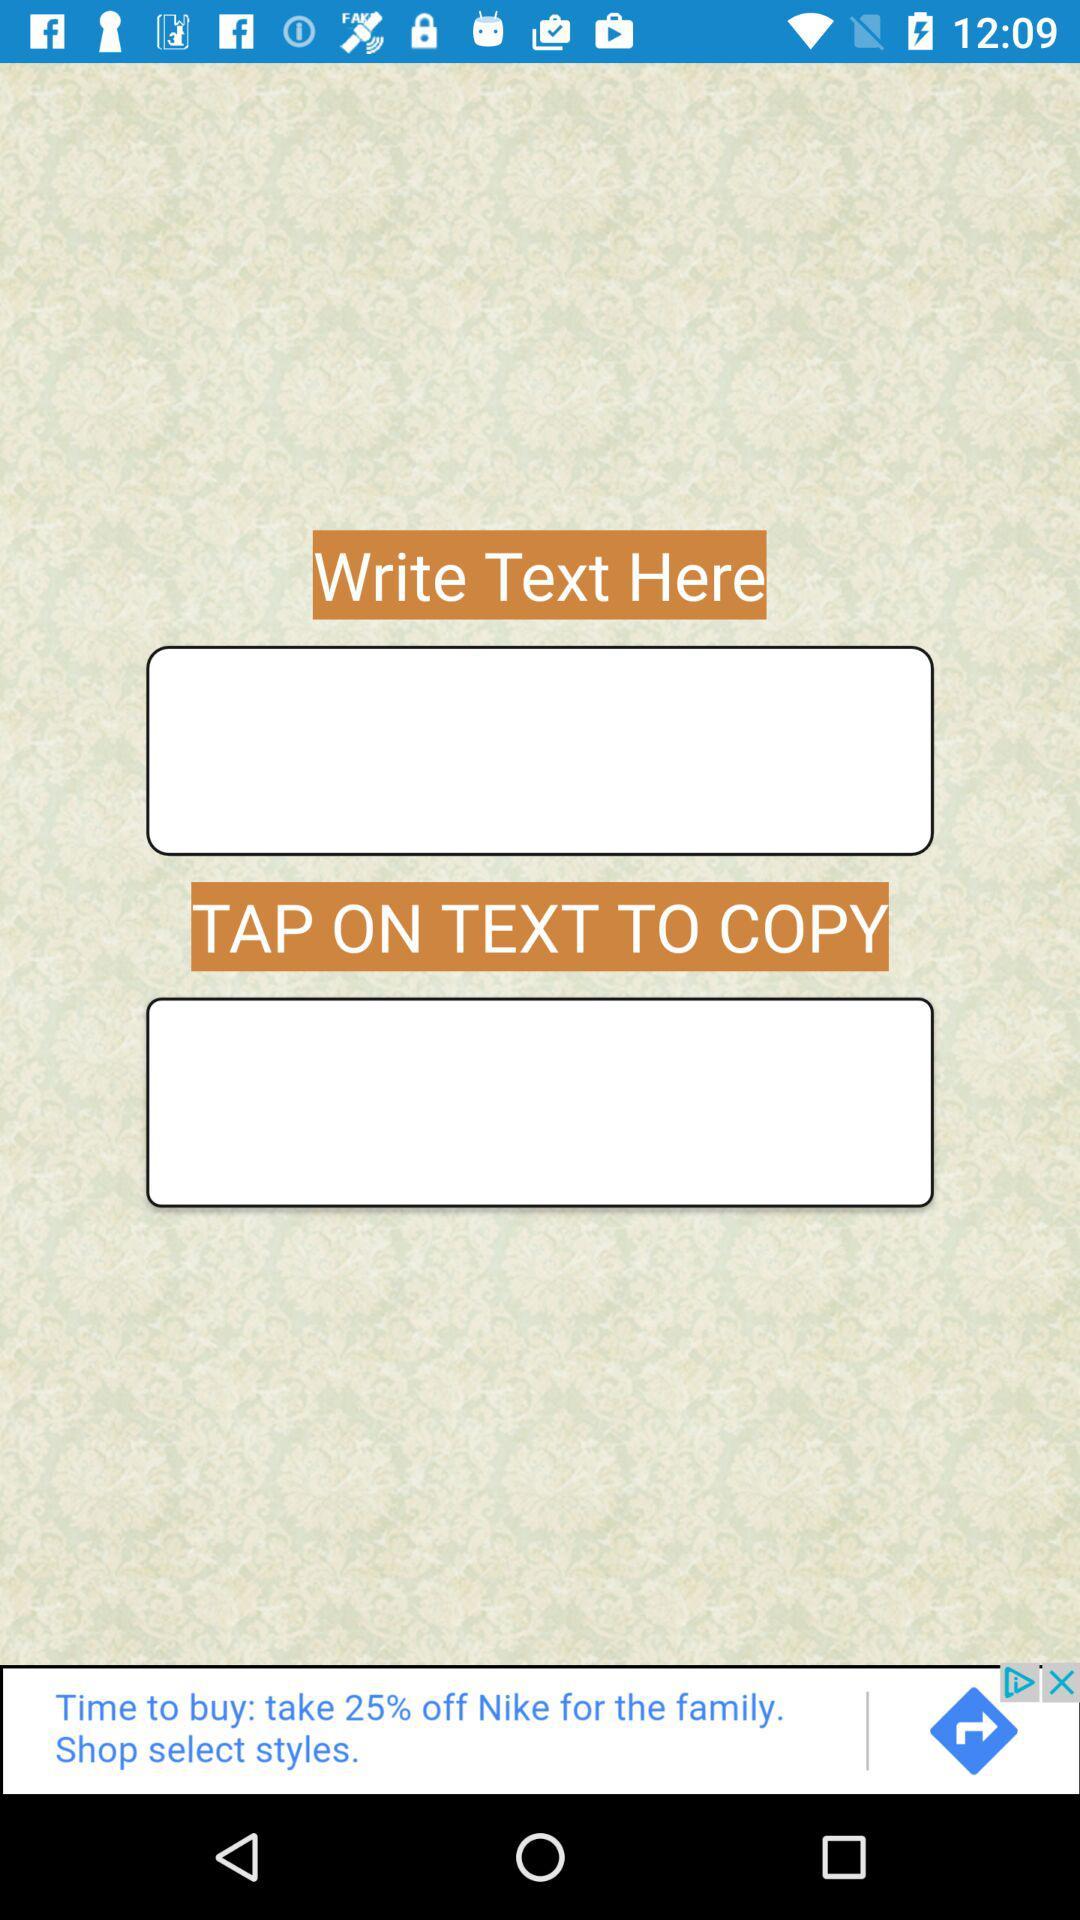  Describe the element at coordinates (540, 749) in the screenshot. I see `write your text here` at that location.